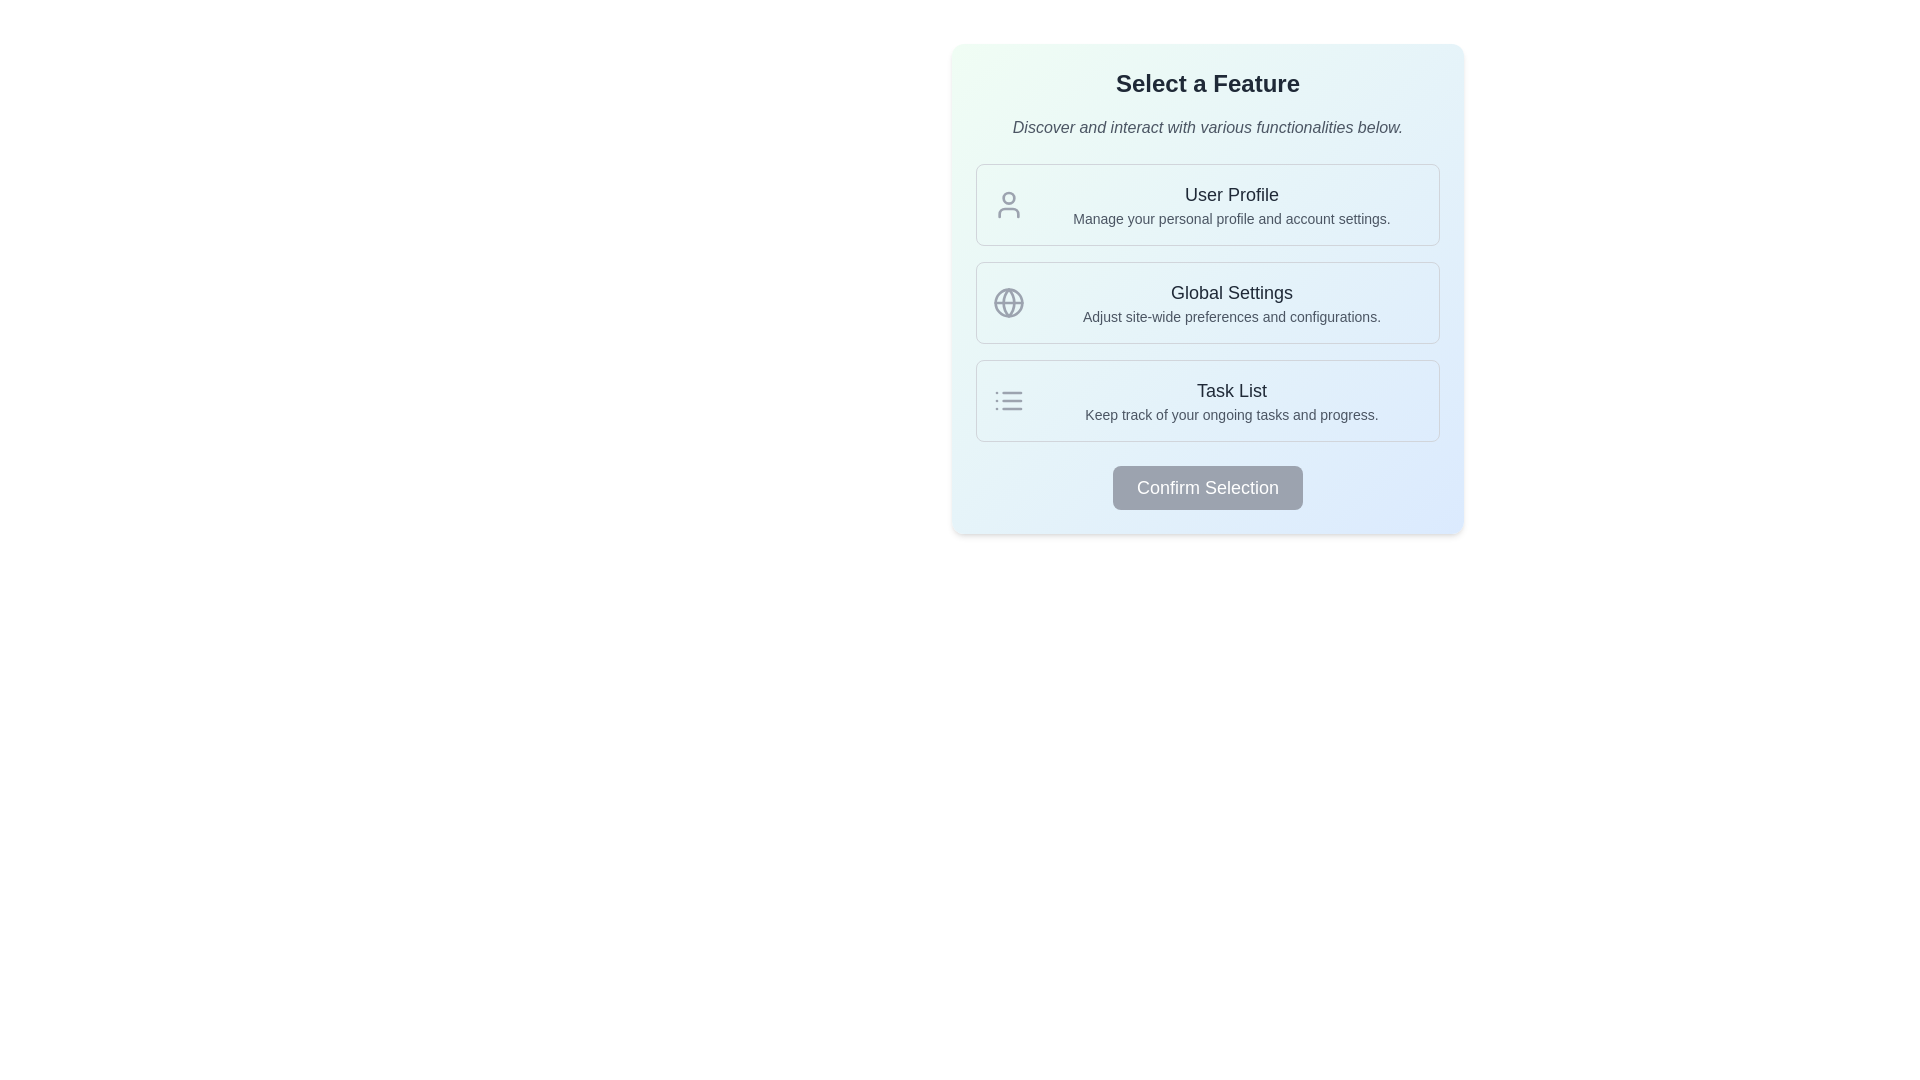 The width and height of the screenshot is (1920, 1080). I want to click on the text label reading 'Manage your personal profile and account settings.' which is positioned underneath the bold 'User Profile' title, so click(1231, 219).